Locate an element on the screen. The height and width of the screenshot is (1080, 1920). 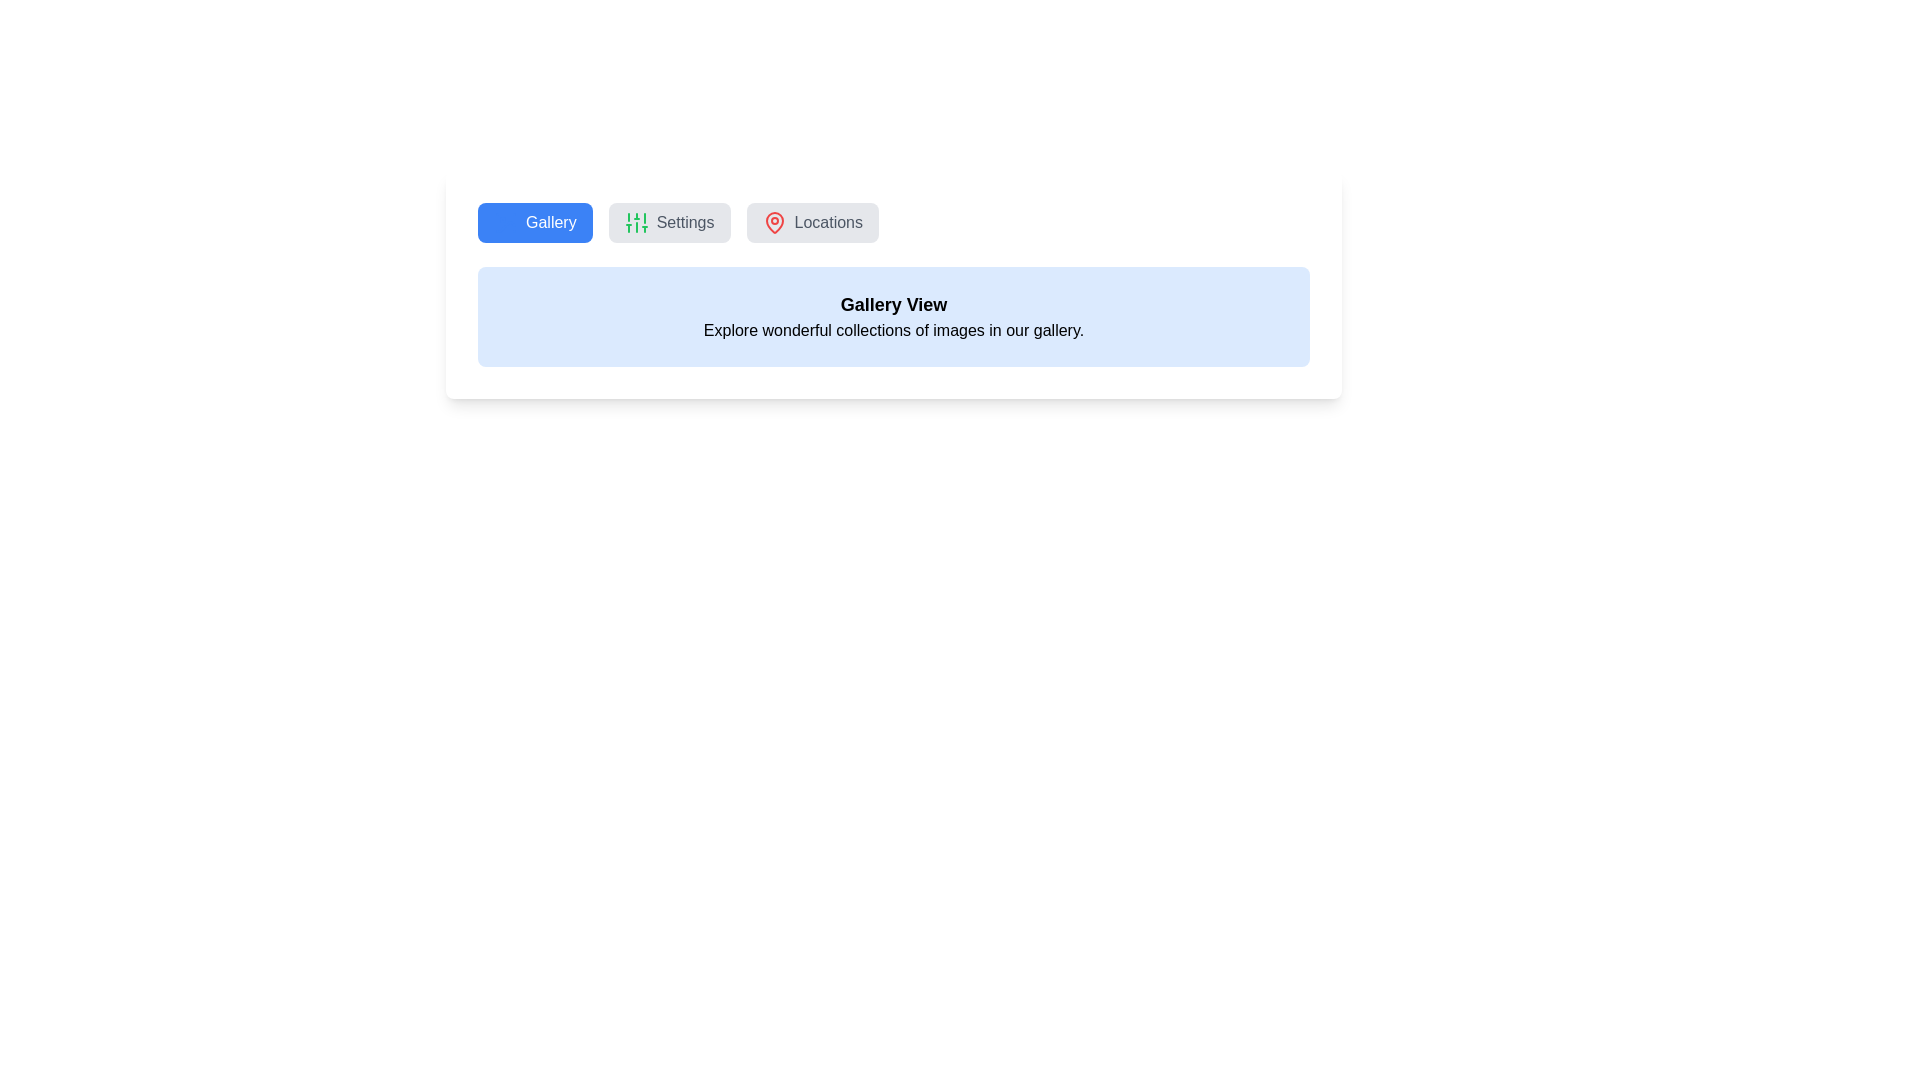
the tab Gallery to observe its hover effect is located at coordinates (534, 223).